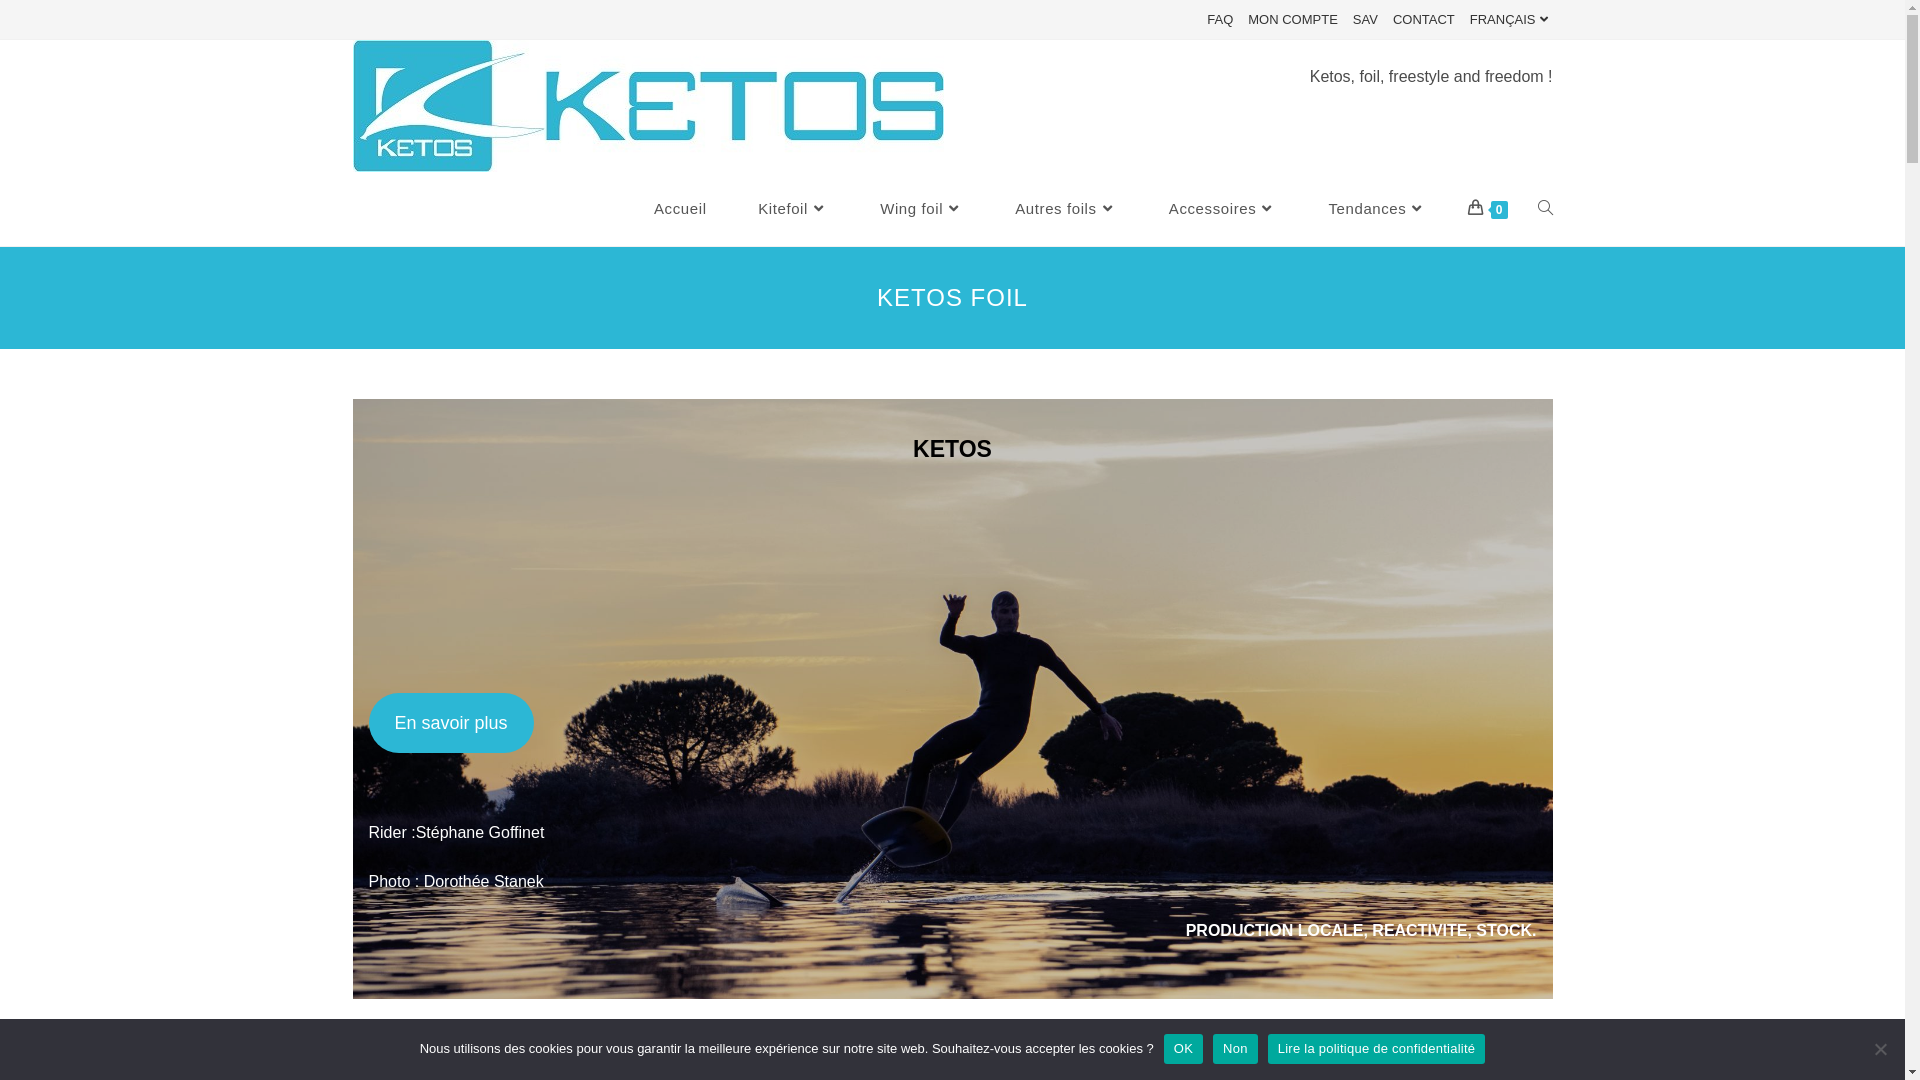 The width and height of the screenshot is (1920, 1080). Describe the element at coordinates (1218, 19) in the screenshot. I see `'FAQ'` at that location.